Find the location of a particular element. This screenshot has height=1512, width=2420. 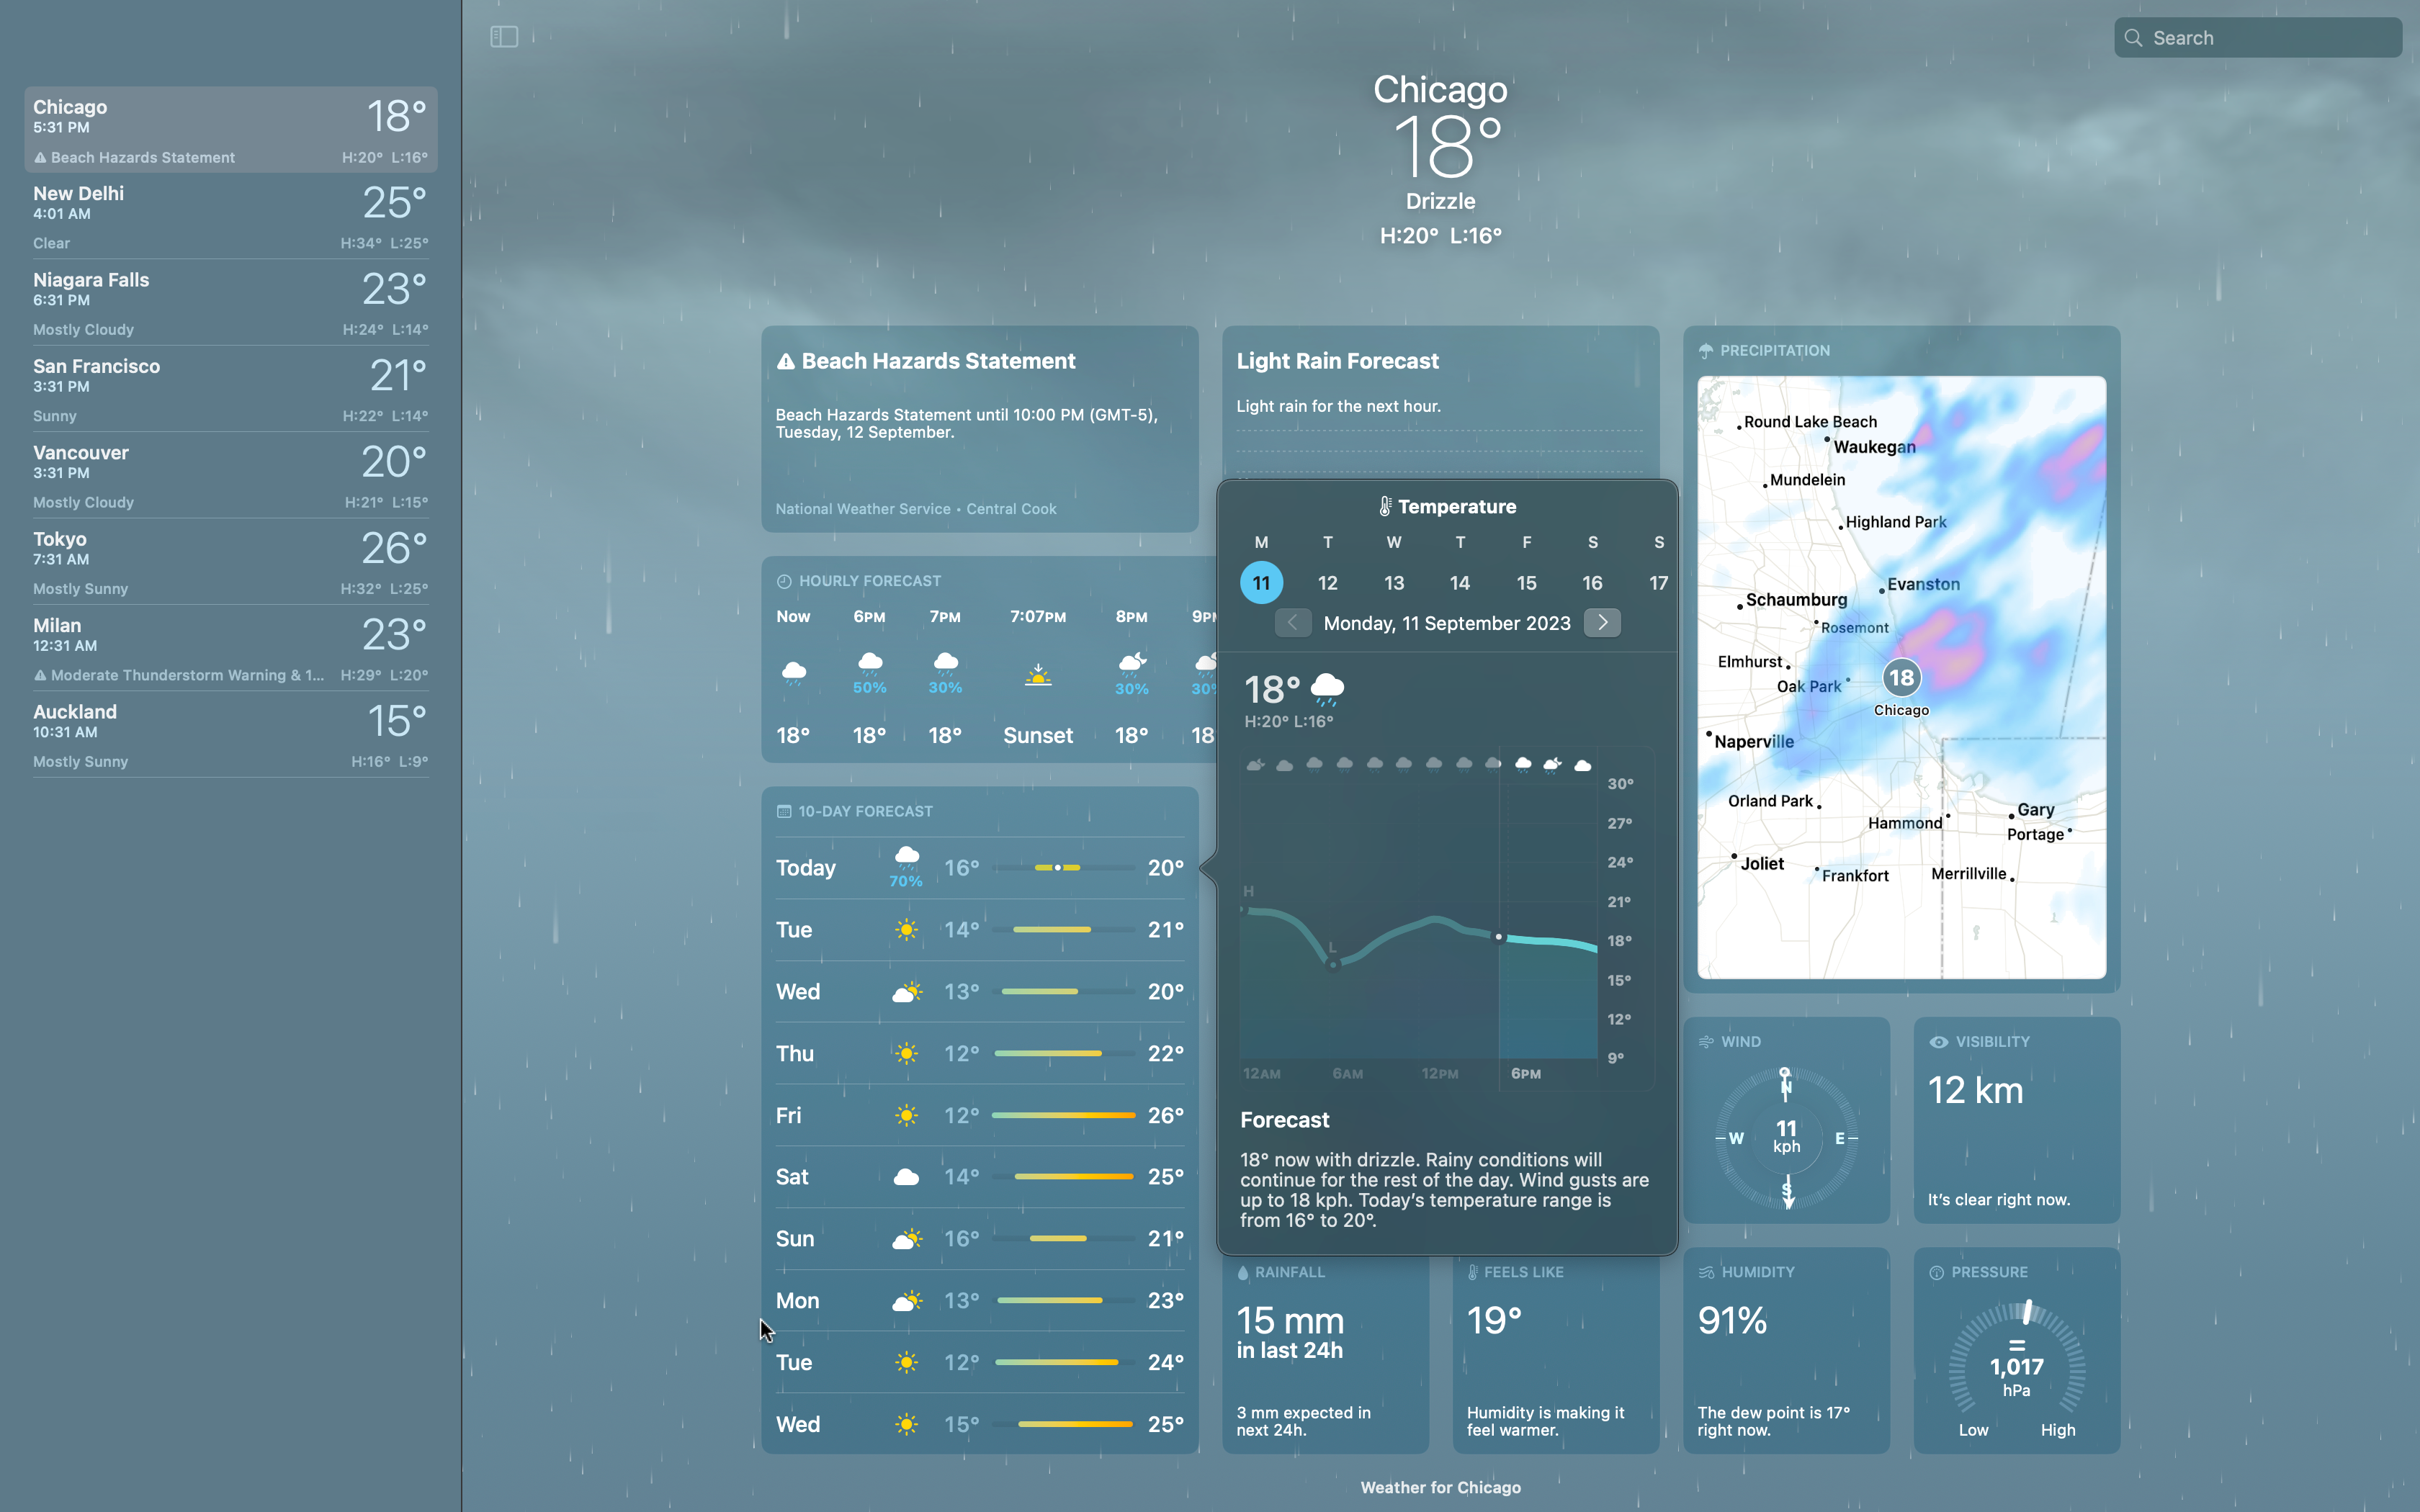

Click the date button to ascertain the weather for the 13th is located at coordinates (1395, 581).